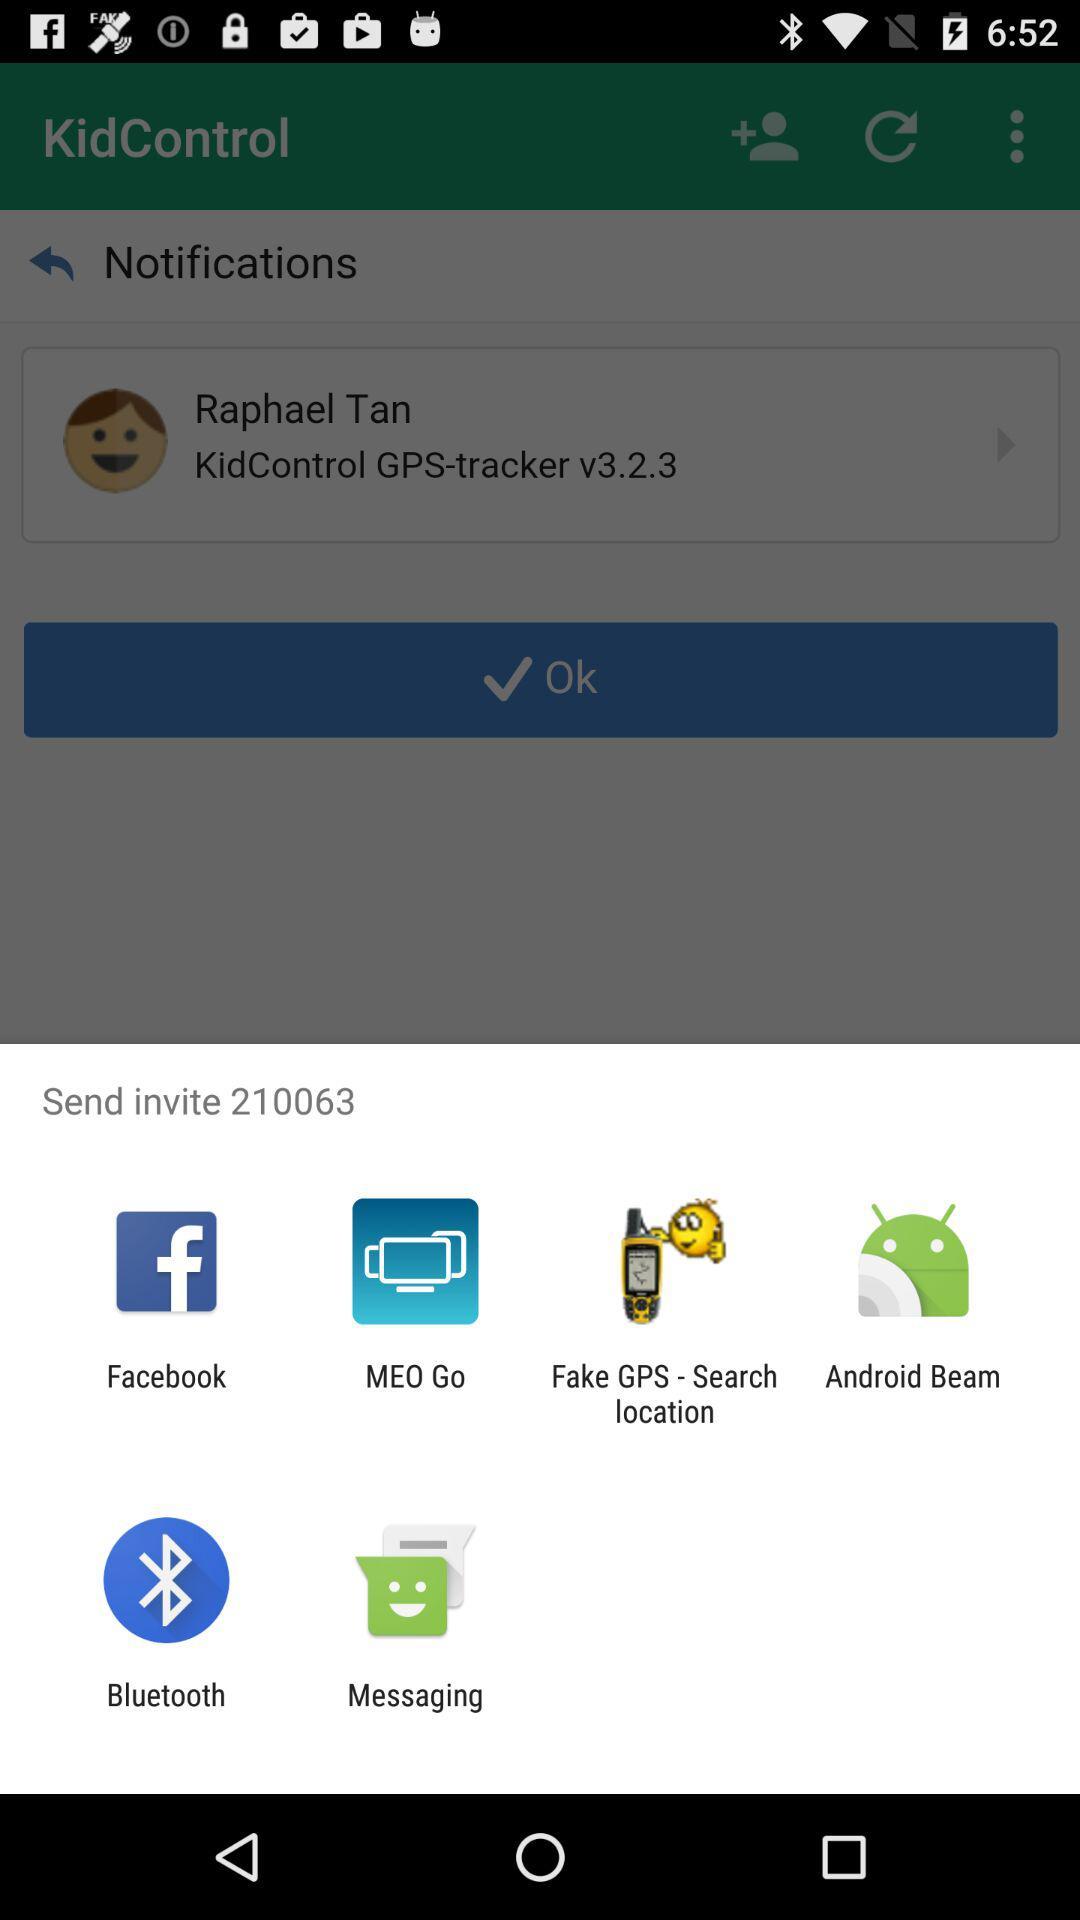  I want to click on the icon to the right of the facebook item, so click(414, 1392).